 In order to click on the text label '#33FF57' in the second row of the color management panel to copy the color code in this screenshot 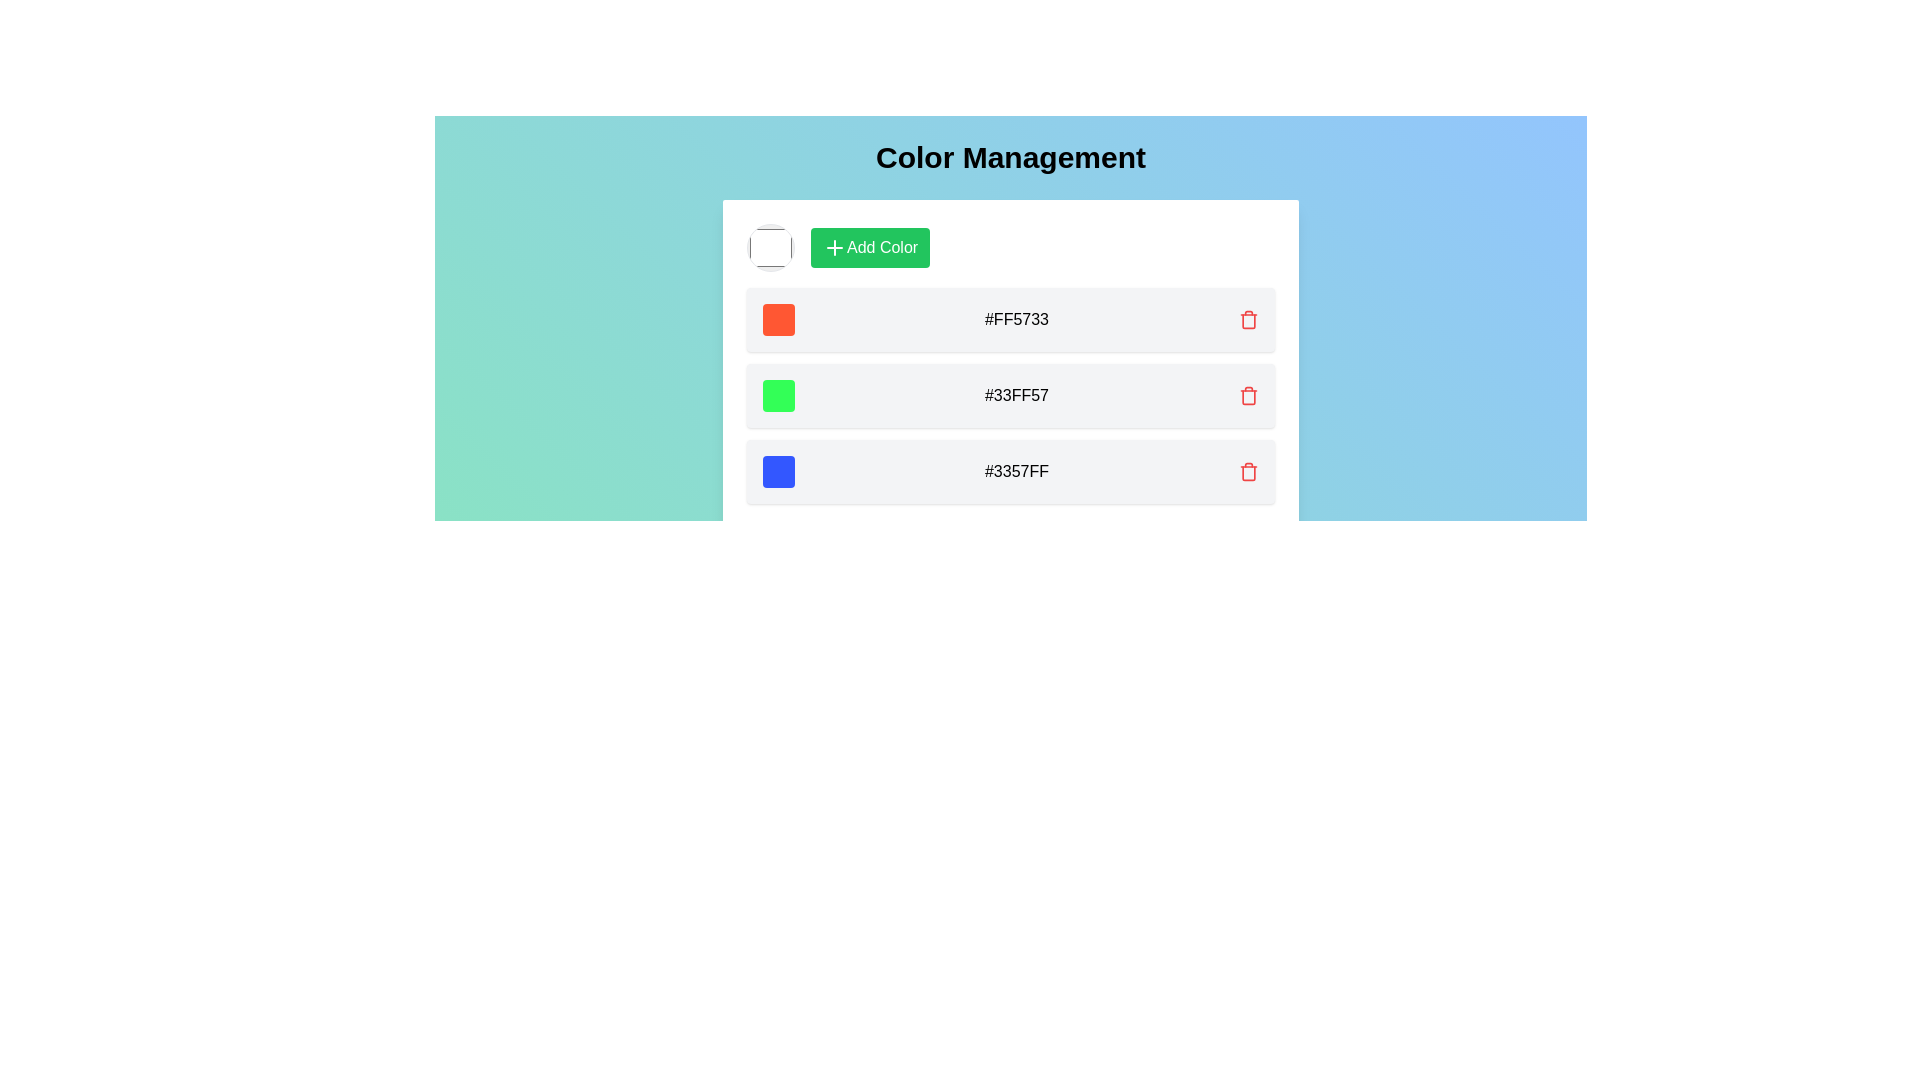, I will do `click(1011, 396)`.